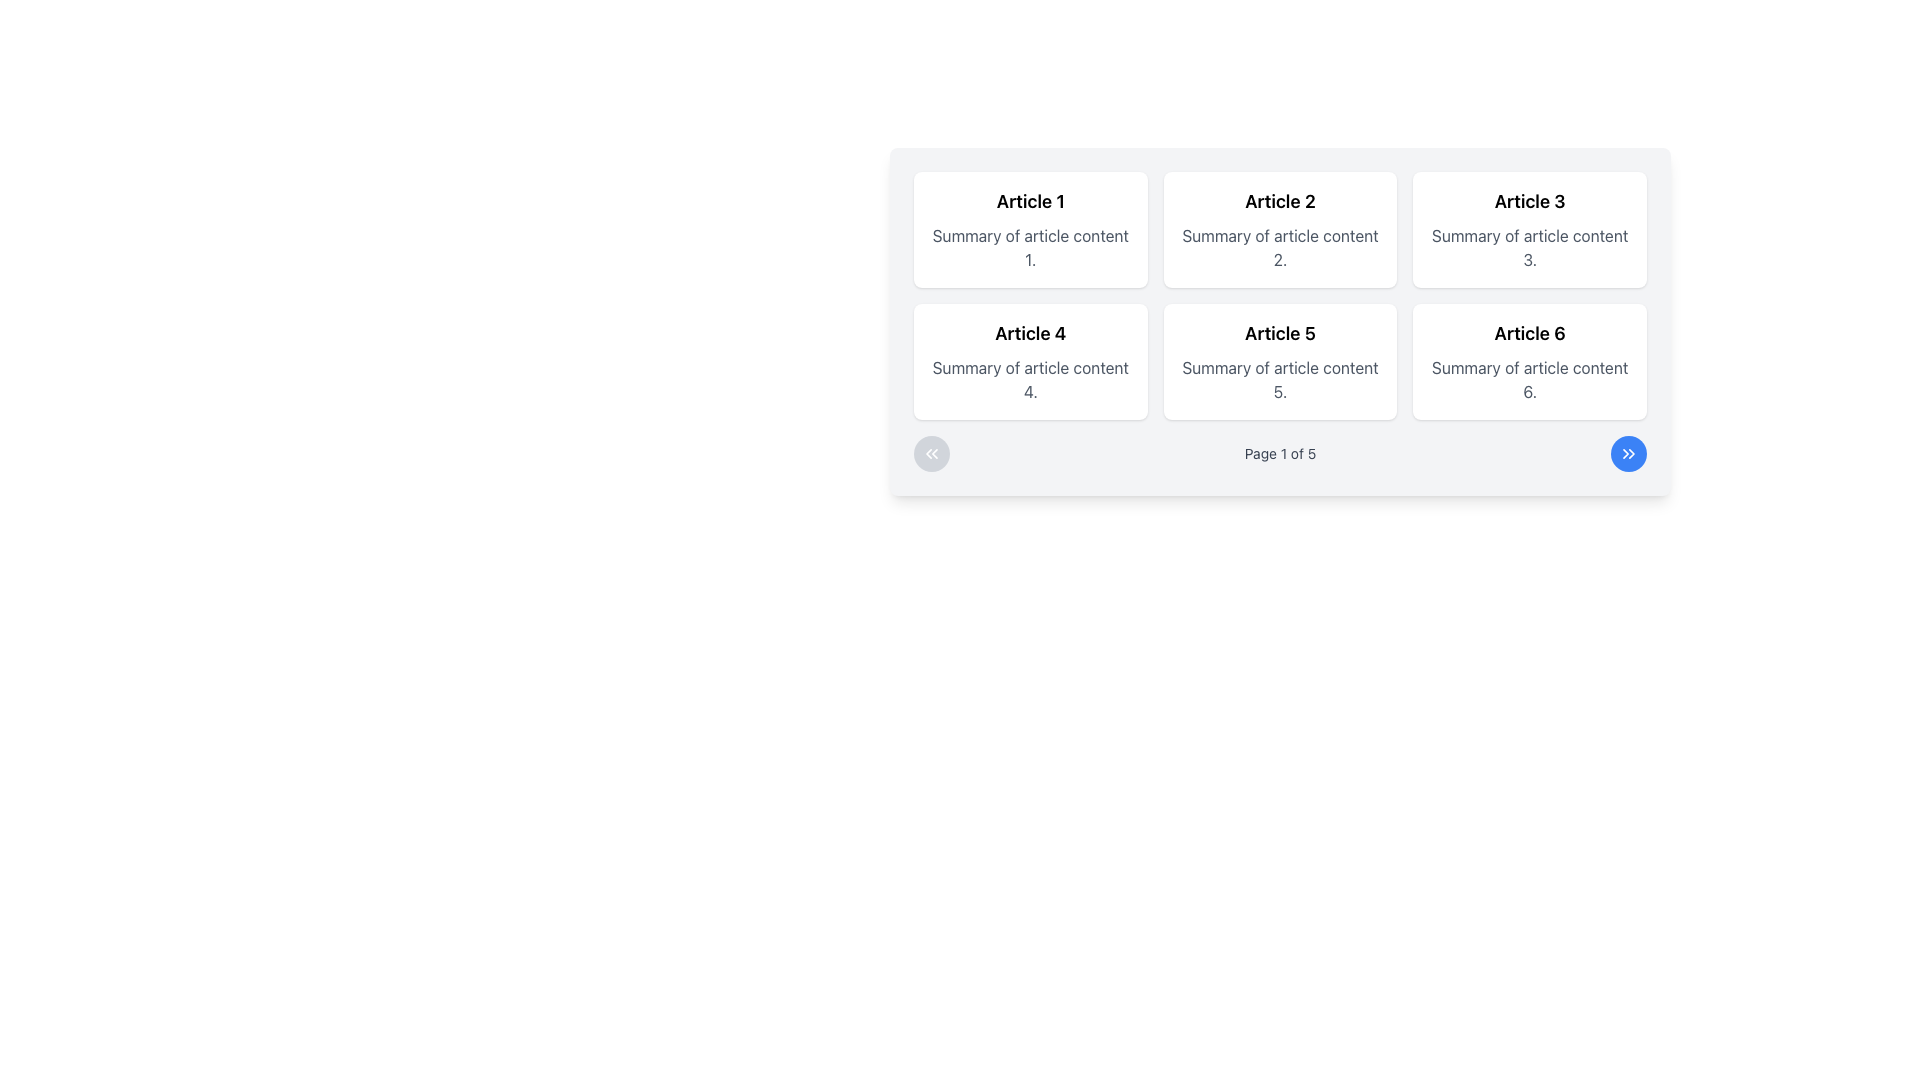  What do you see at coordinates (1030, 201) in the screenshot?
I see `the title text in the first card of the 2x3 grid layout, which serves as the main heading for the associated content card` at bounding box center [1030, 201].